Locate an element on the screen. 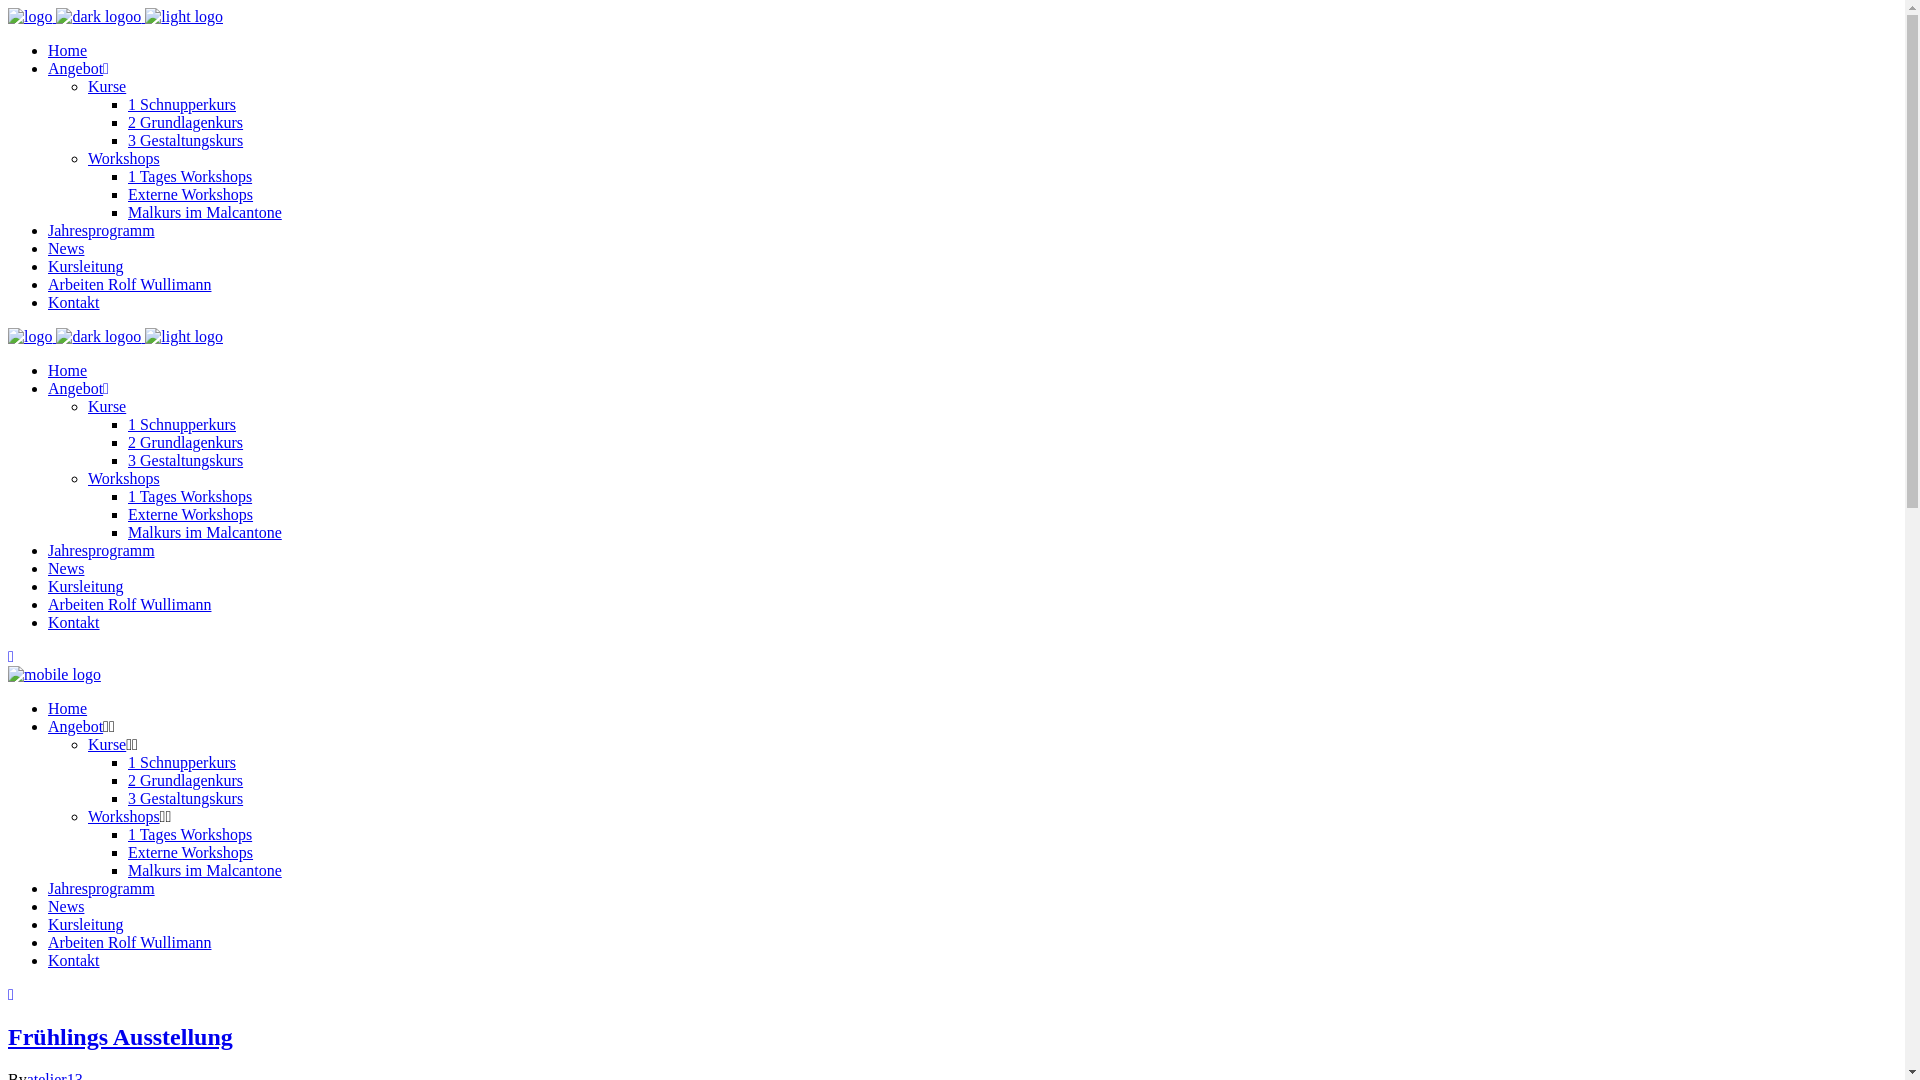  '1 Schnupperkurs' is located at coordinates (182, 423).